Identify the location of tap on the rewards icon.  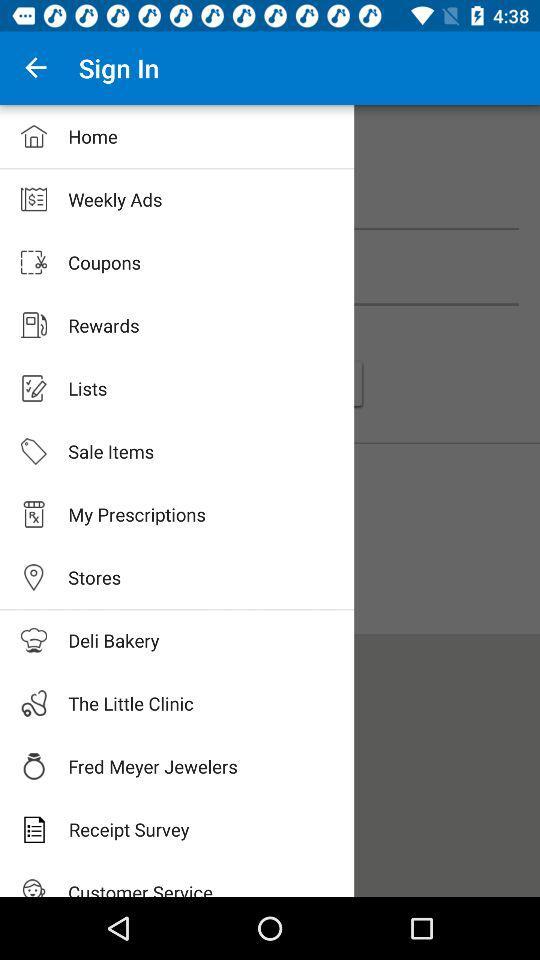
(33, 325).